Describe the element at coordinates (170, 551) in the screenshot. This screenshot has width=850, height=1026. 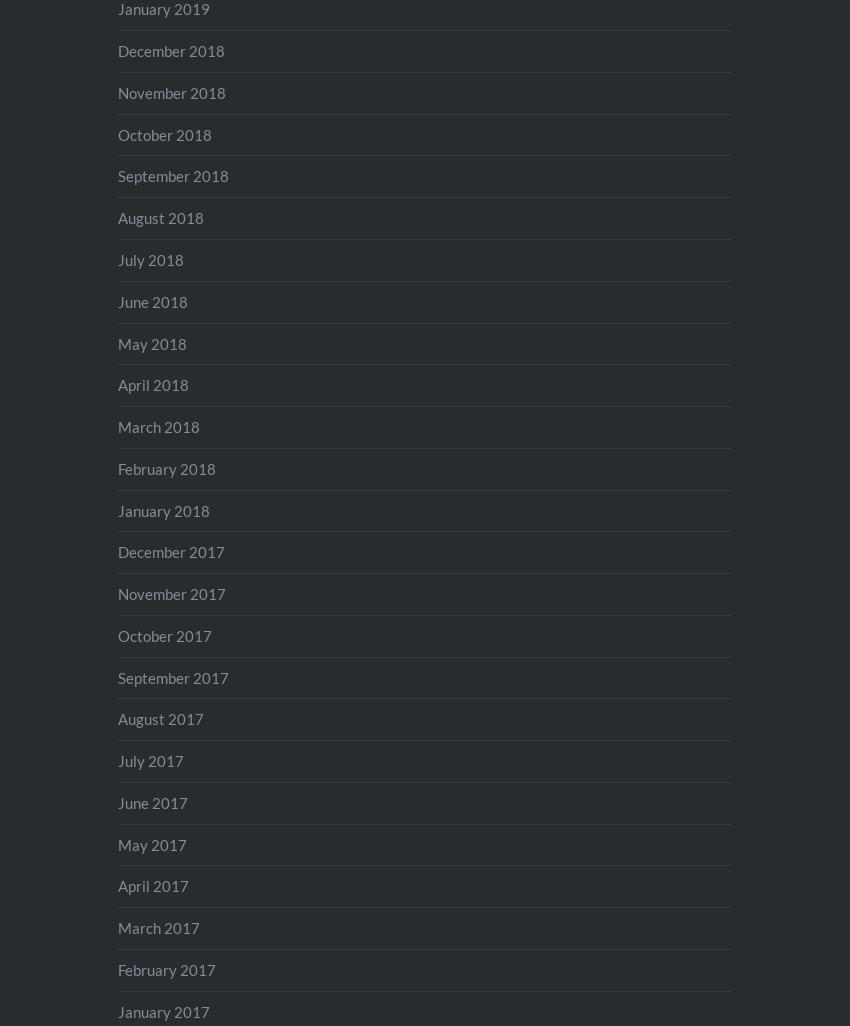
I see `'December 2017'` at that location.